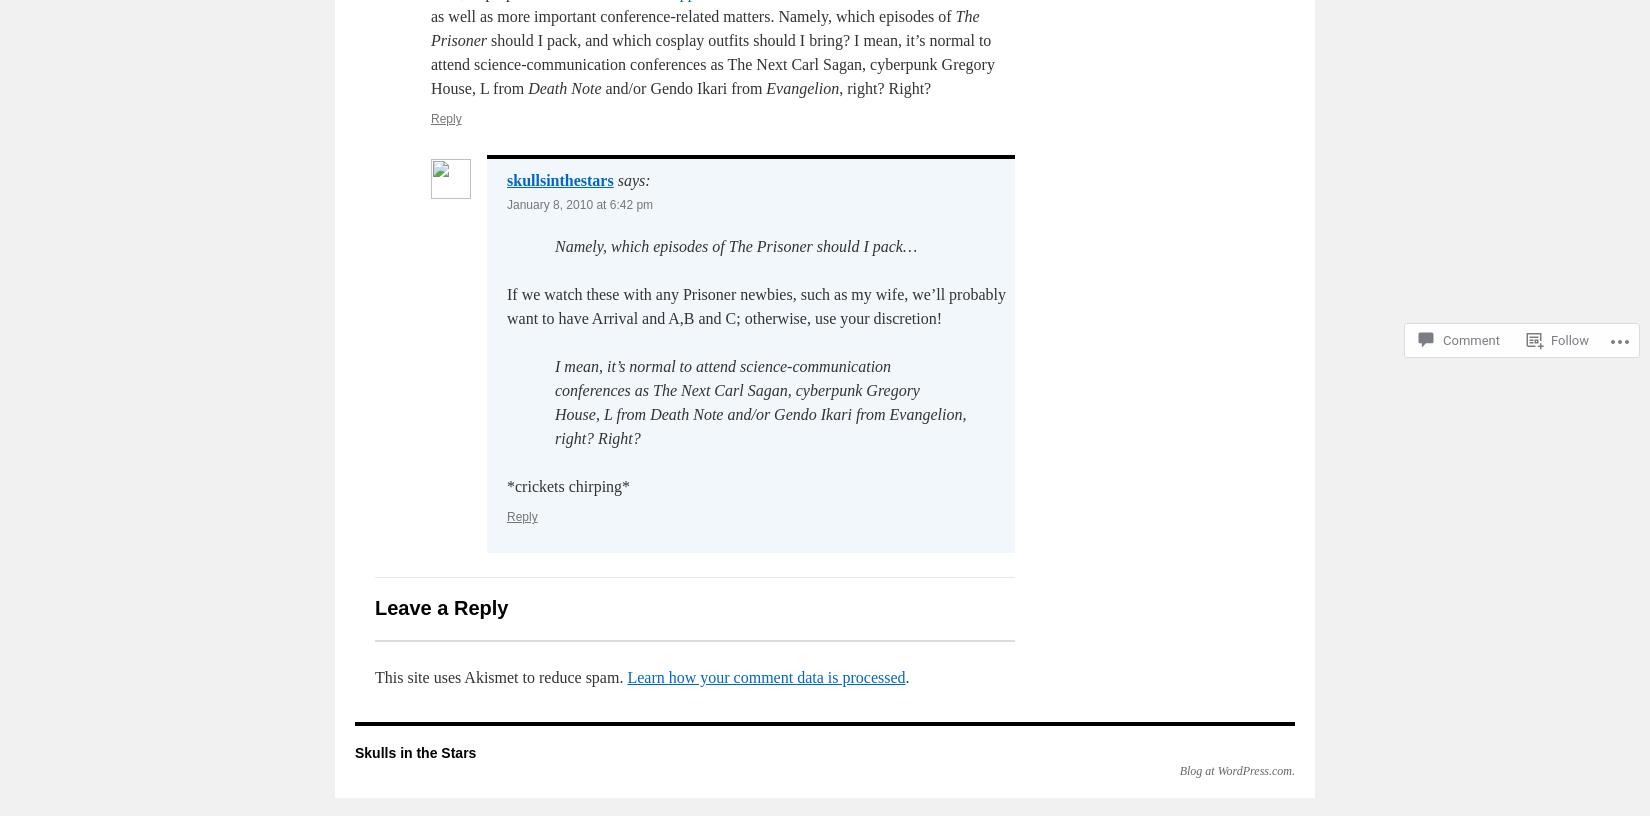 The width and height of the screenshot is (1650, 816). Describe the element at coordinates (578, 204) in the screenshot. I see `'January 8, 2010 at 6:42 pm'` at that location.